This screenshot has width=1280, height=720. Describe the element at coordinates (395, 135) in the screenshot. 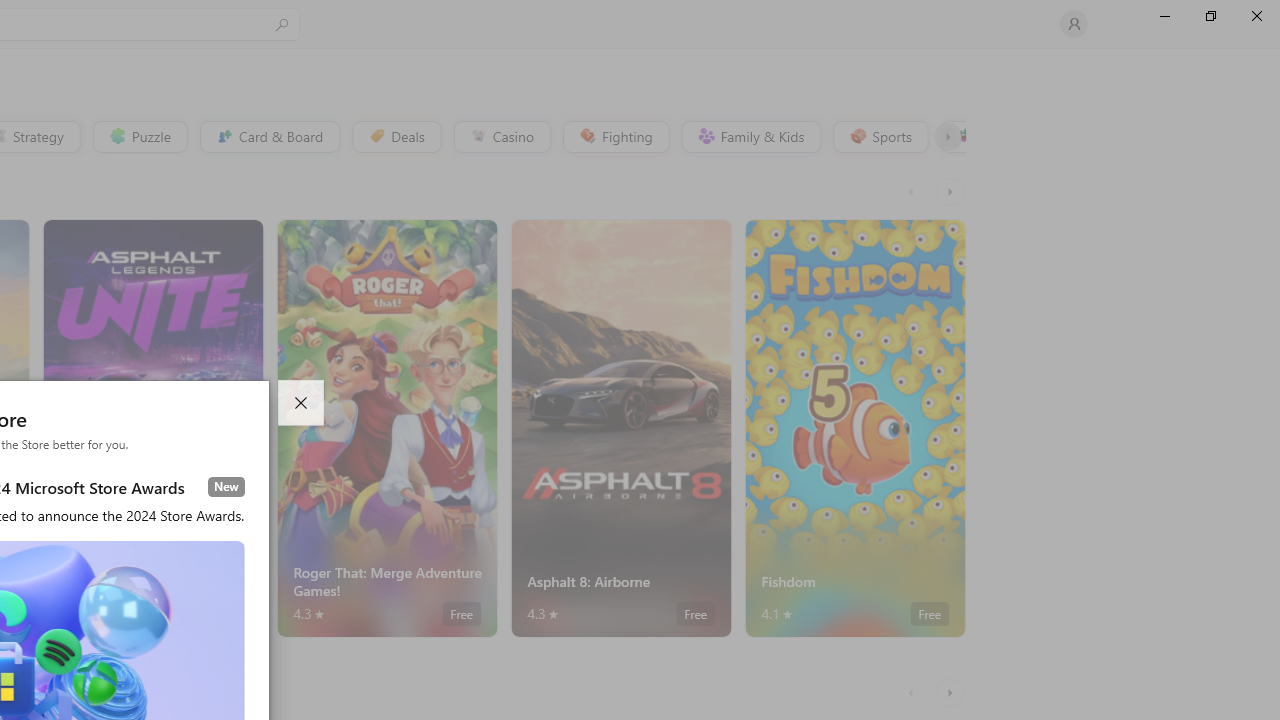

I see `'Deals'` at that location.